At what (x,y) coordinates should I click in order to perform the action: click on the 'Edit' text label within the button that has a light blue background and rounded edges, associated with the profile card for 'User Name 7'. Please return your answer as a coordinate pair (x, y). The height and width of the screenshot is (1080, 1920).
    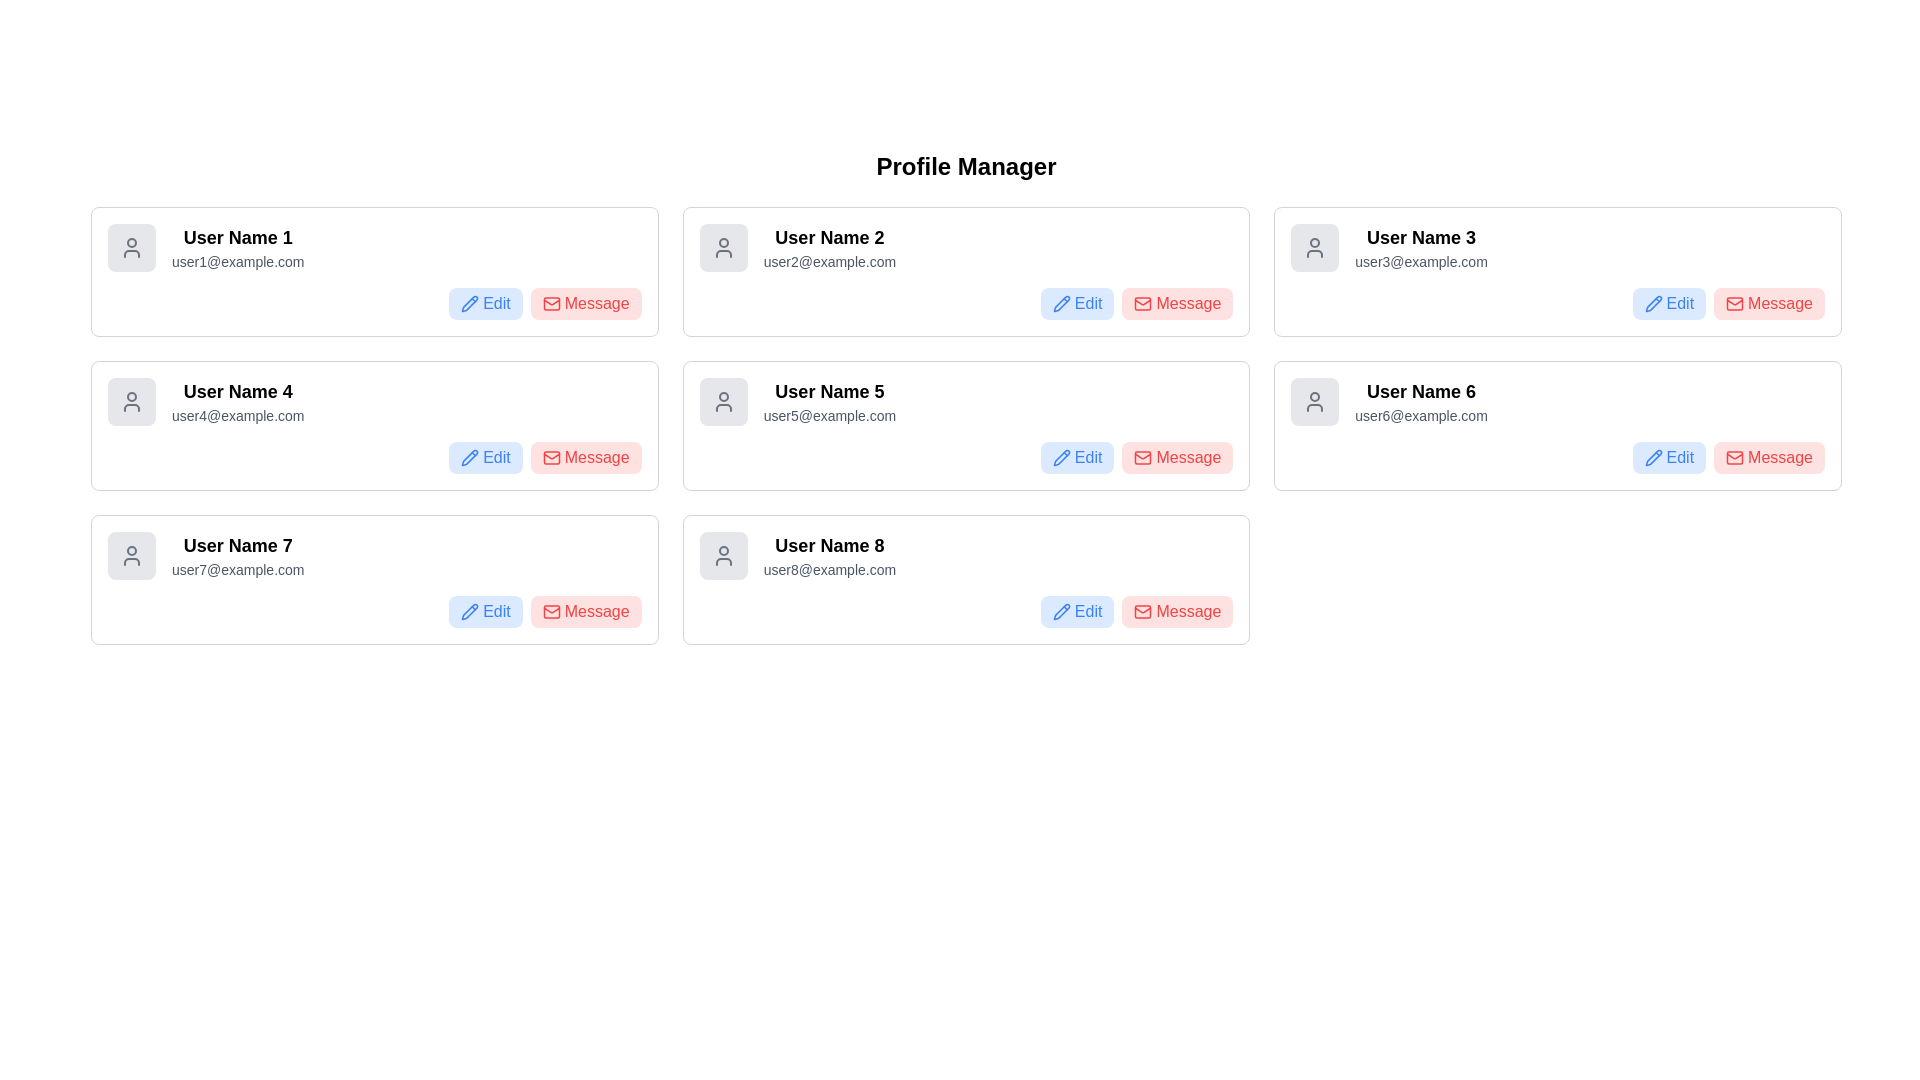
    Looking at the image, I should click on (496, 611).